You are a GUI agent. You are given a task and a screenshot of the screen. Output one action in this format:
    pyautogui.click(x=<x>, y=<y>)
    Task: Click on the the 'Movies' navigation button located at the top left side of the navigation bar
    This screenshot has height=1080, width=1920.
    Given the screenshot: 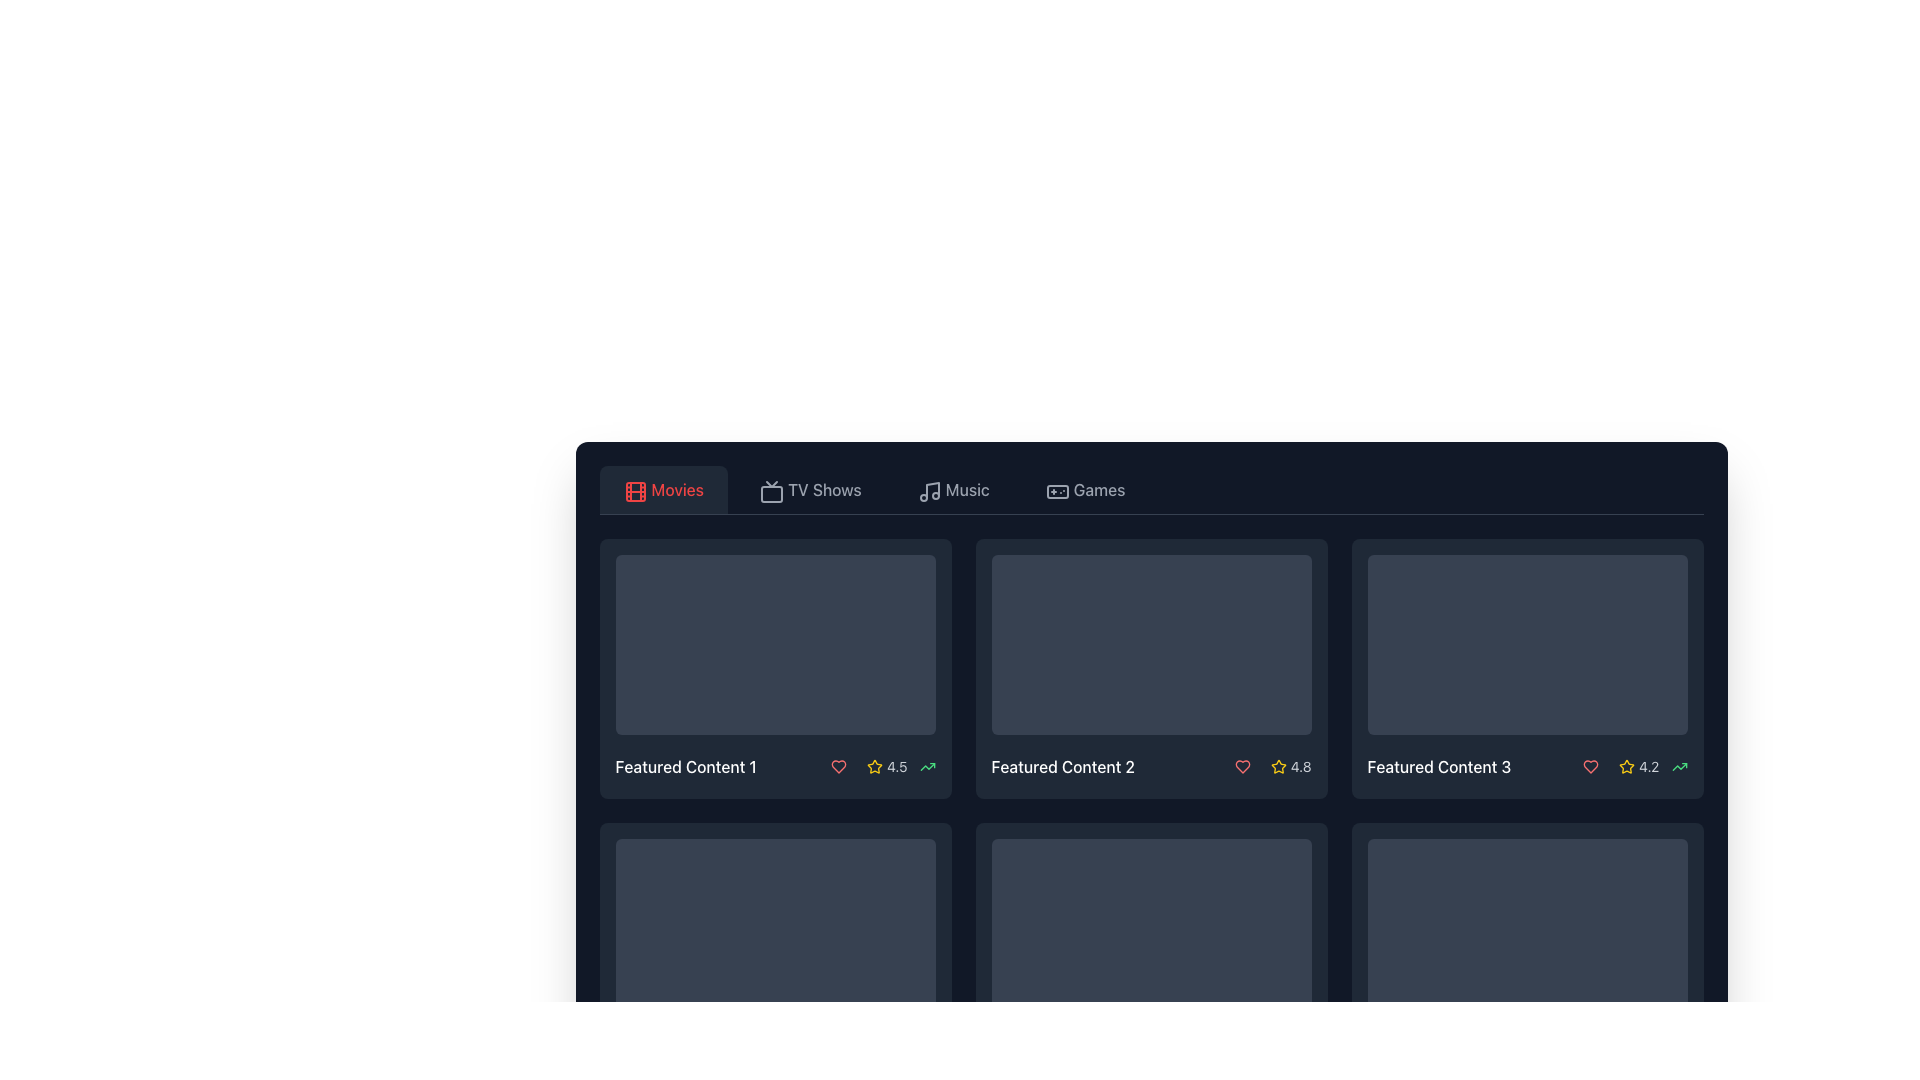 What is the action you would take?
    pyautogui.click(x=663, y=489)
    